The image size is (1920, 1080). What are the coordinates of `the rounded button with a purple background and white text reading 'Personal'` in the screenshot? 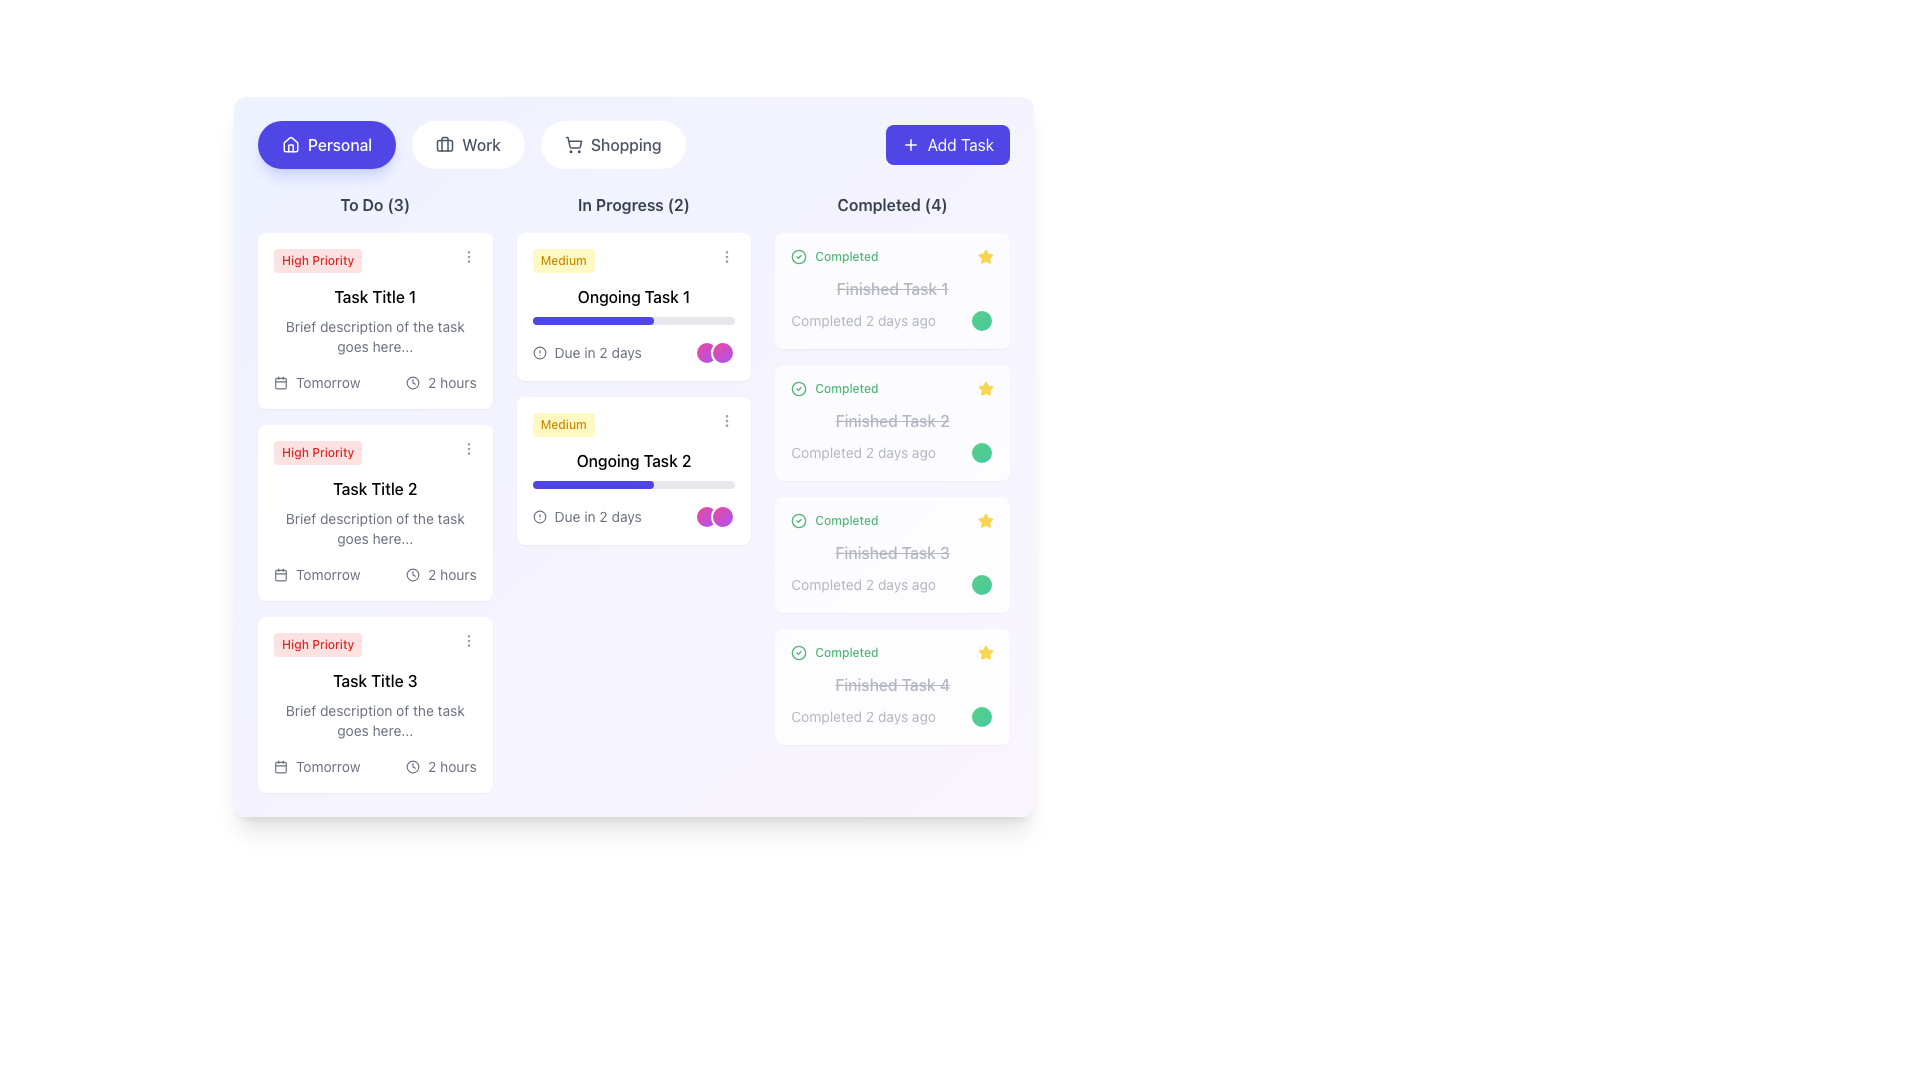 It's located at (327, 144).